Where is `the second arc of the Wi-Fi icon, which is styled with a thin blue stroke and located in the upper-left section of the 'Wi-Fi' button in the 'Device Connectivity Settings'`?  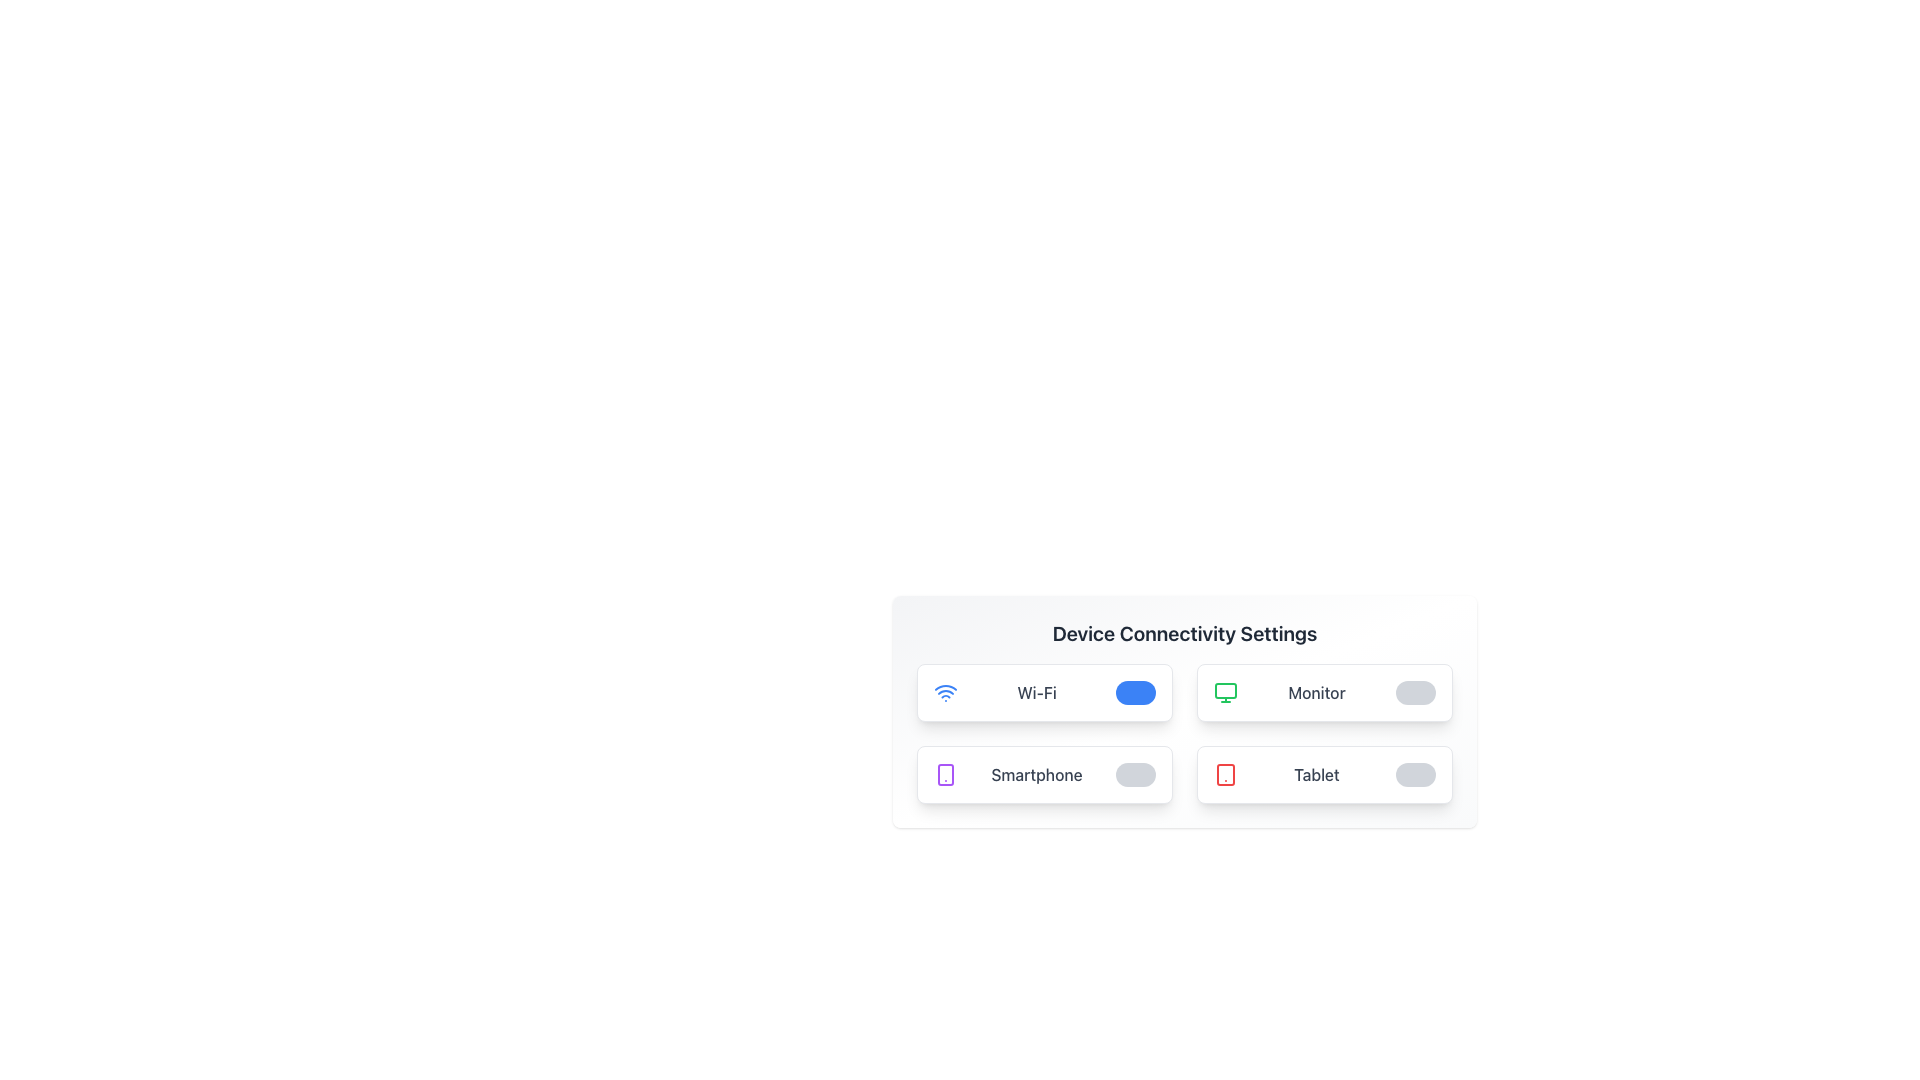 the second arc of the Wi-Fi icon, which is styled with a thin blue stroke and located in the upper-left section of the 'Wi-Fi' button in the 'Device Connectivity Settings' is located at coordinates (944, 685).